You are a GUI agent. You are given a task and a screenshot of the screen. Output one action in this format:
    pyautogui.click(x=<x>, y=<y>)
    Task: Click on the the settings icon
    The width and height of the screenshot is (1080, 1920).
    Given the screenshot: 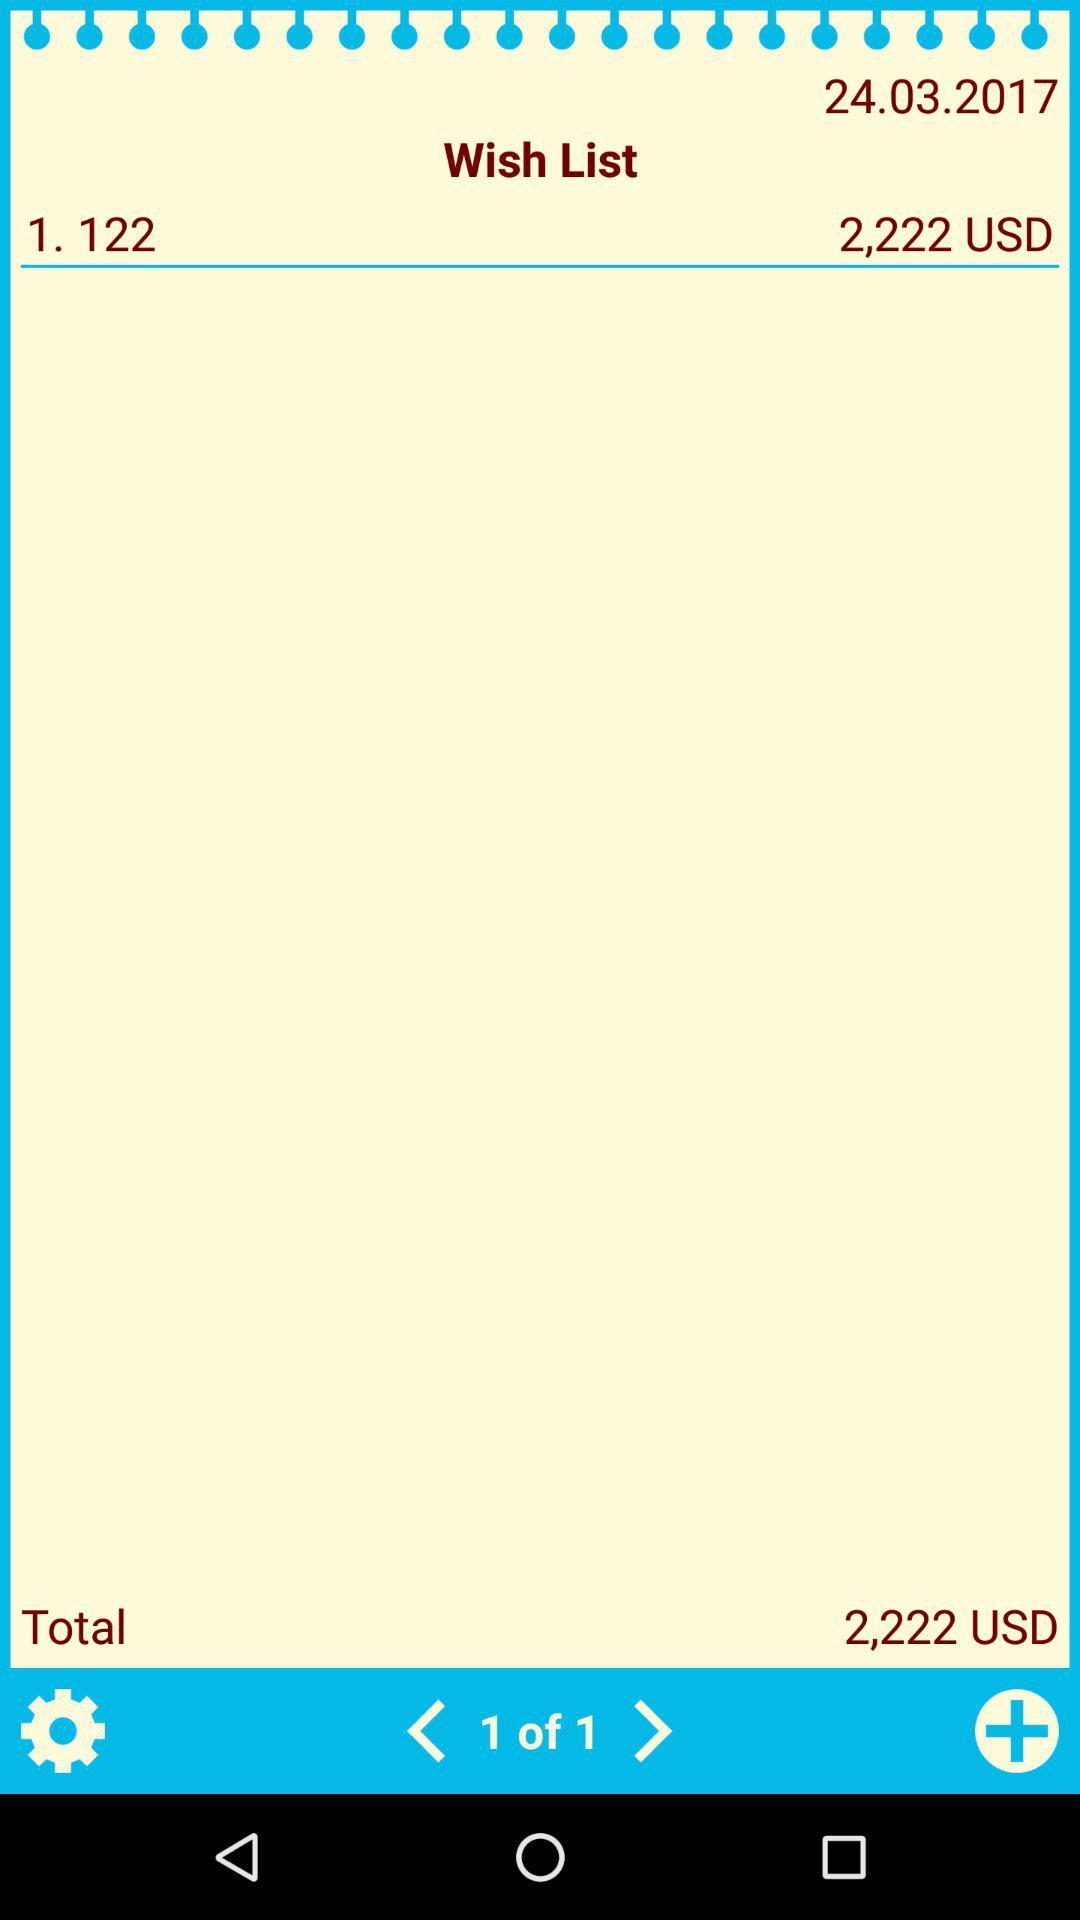 What is the action you would take?
    pyautogui.click(x=61, y=1851)
    